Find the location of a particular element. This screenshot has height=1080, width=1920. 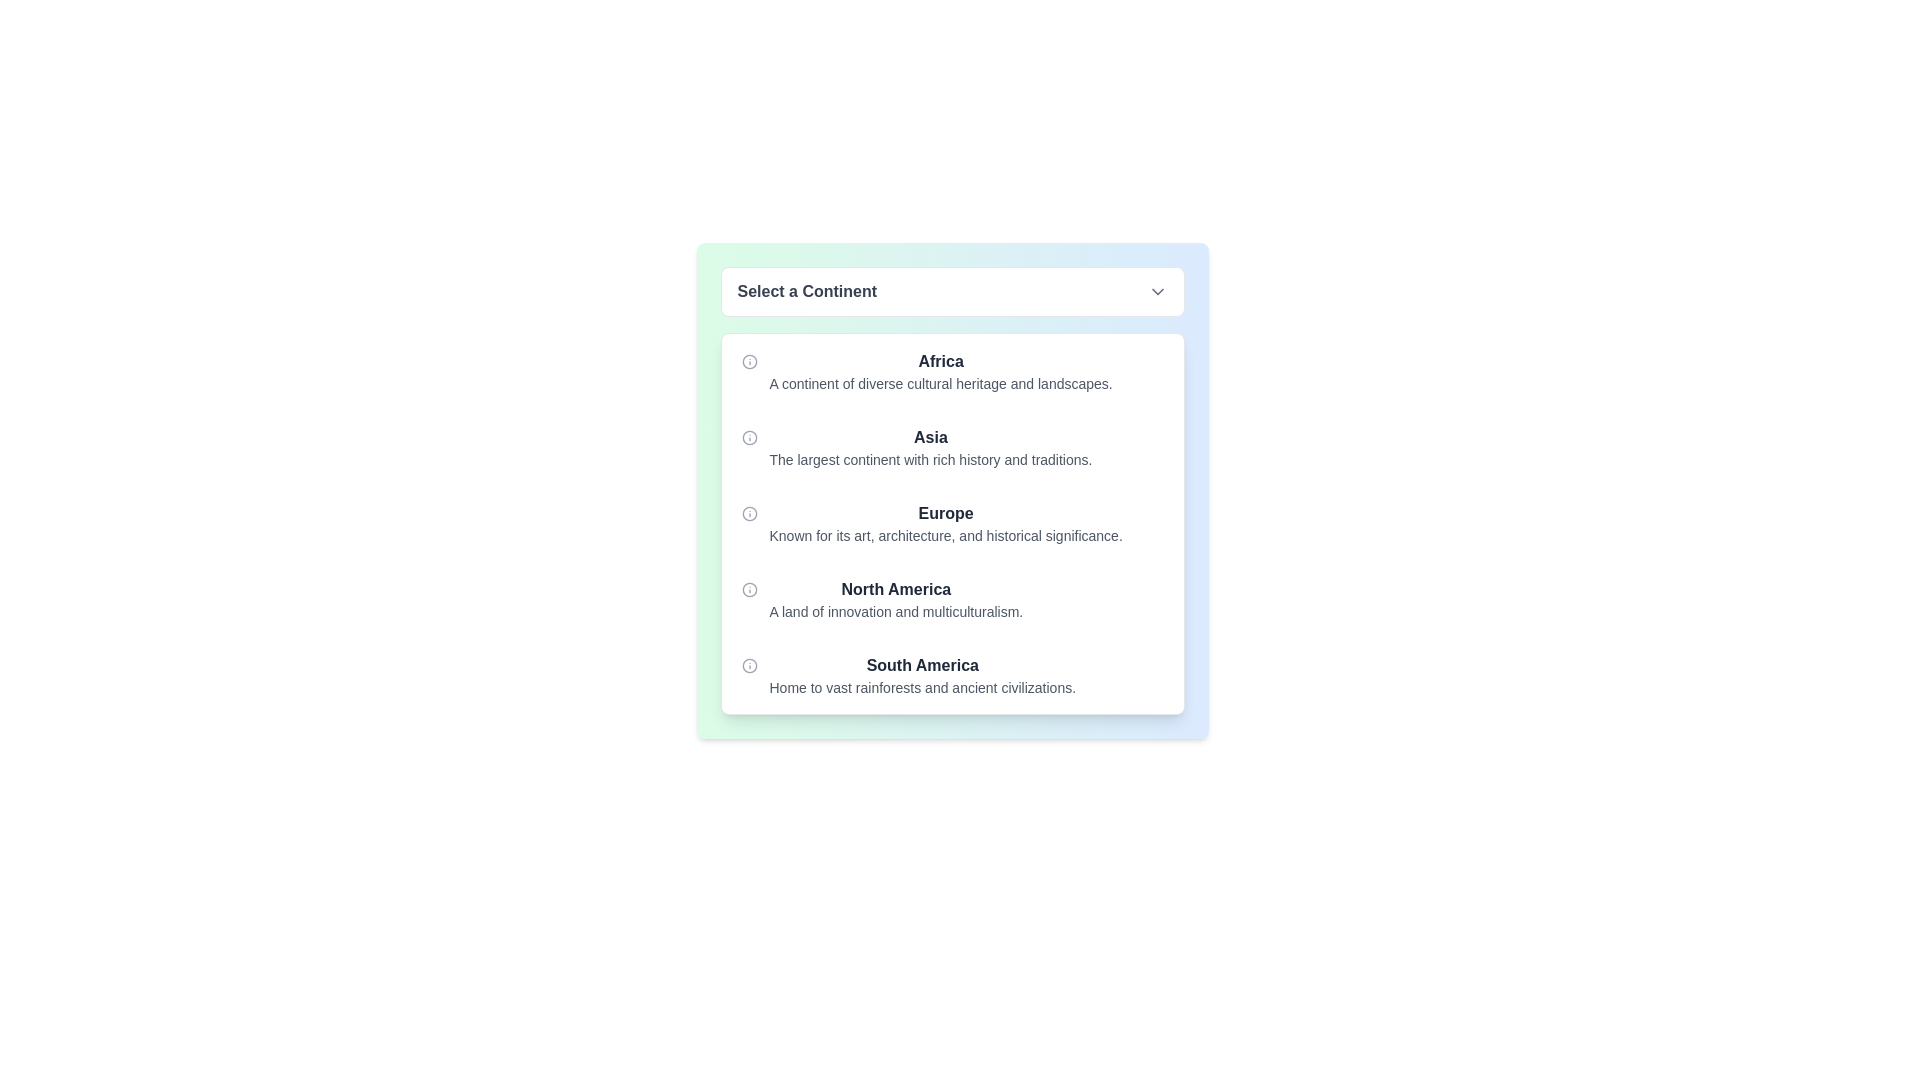

supportive description text label that clarifies the title 'North America' in the dropdown interface is located at coordinates (895, 611).